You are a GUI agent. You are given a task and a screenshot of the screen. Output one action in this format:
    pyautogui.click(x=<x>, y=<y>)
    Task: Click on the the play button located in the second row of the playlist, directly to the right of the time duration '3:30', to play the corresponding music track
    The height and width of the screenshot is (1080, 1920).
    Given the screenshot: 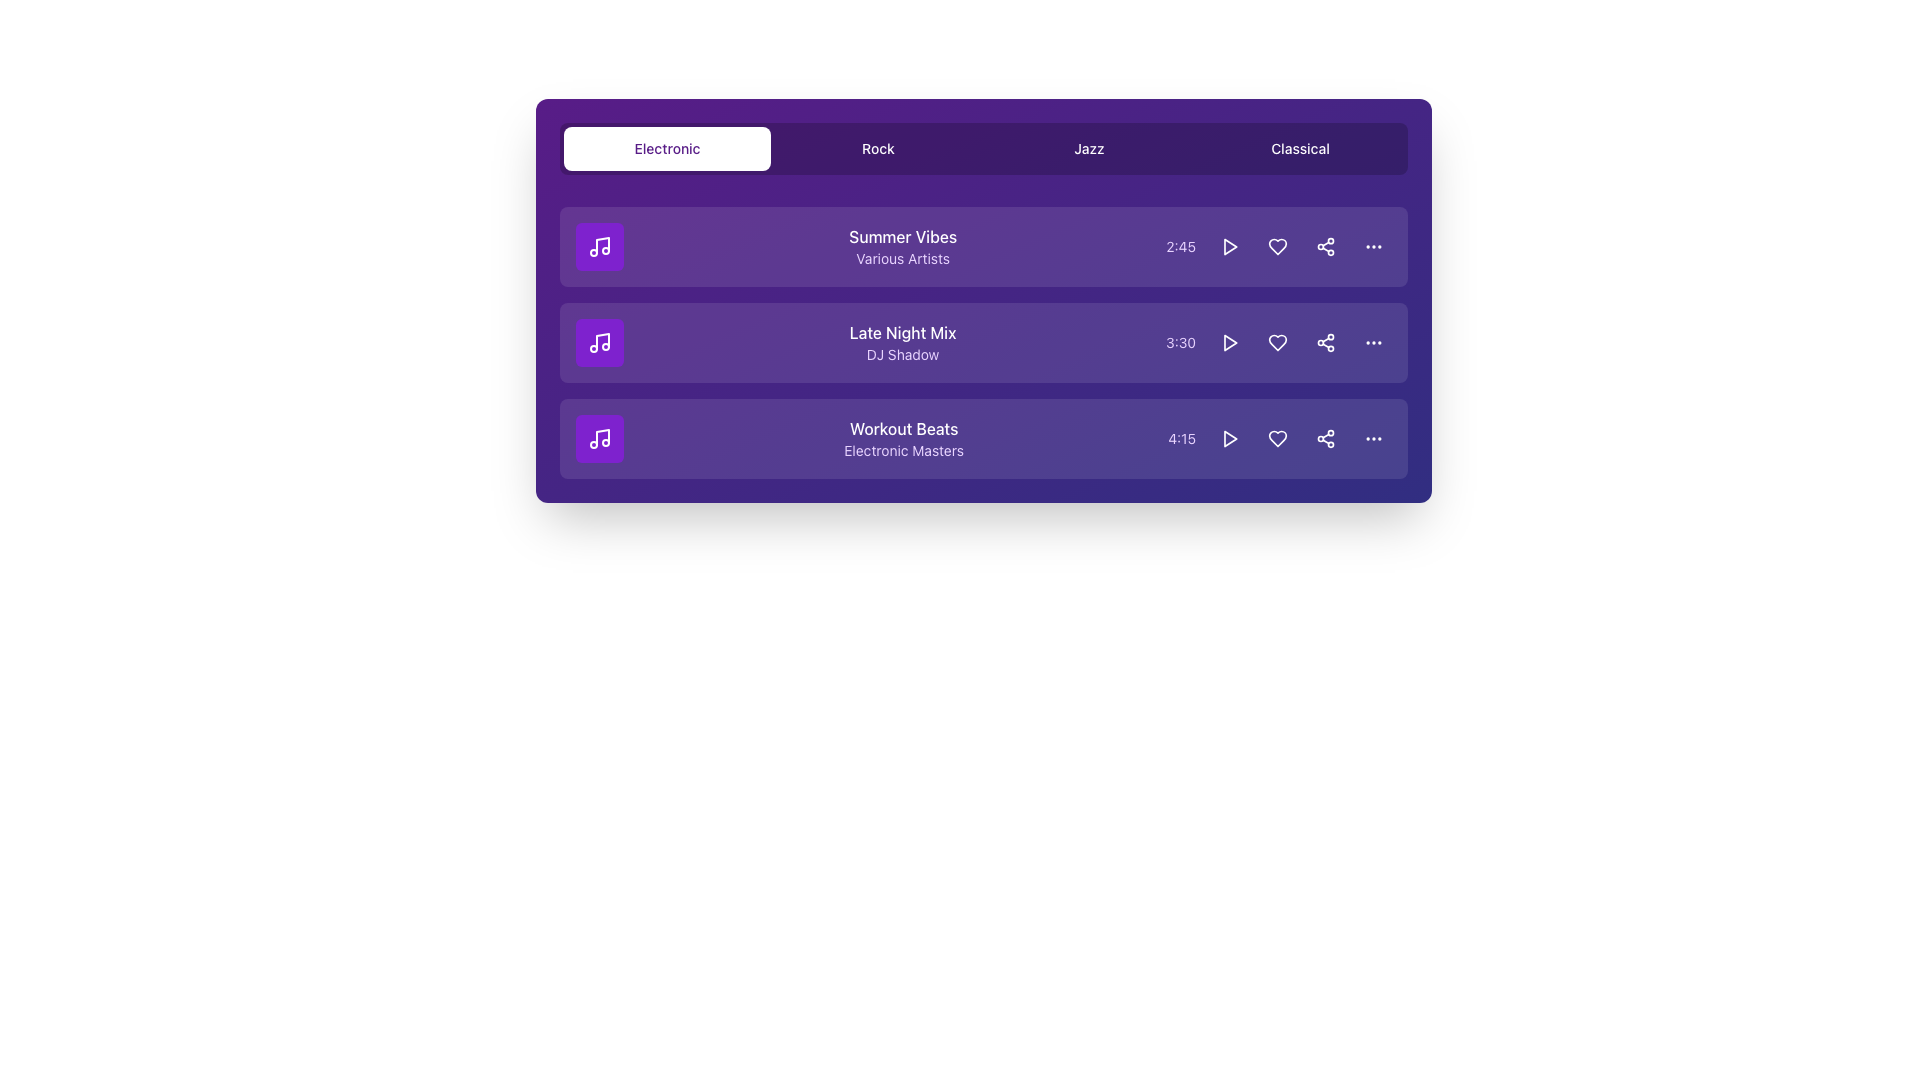 What is the action you would take?
    pyautogui.click(x=1228, y=245)
    